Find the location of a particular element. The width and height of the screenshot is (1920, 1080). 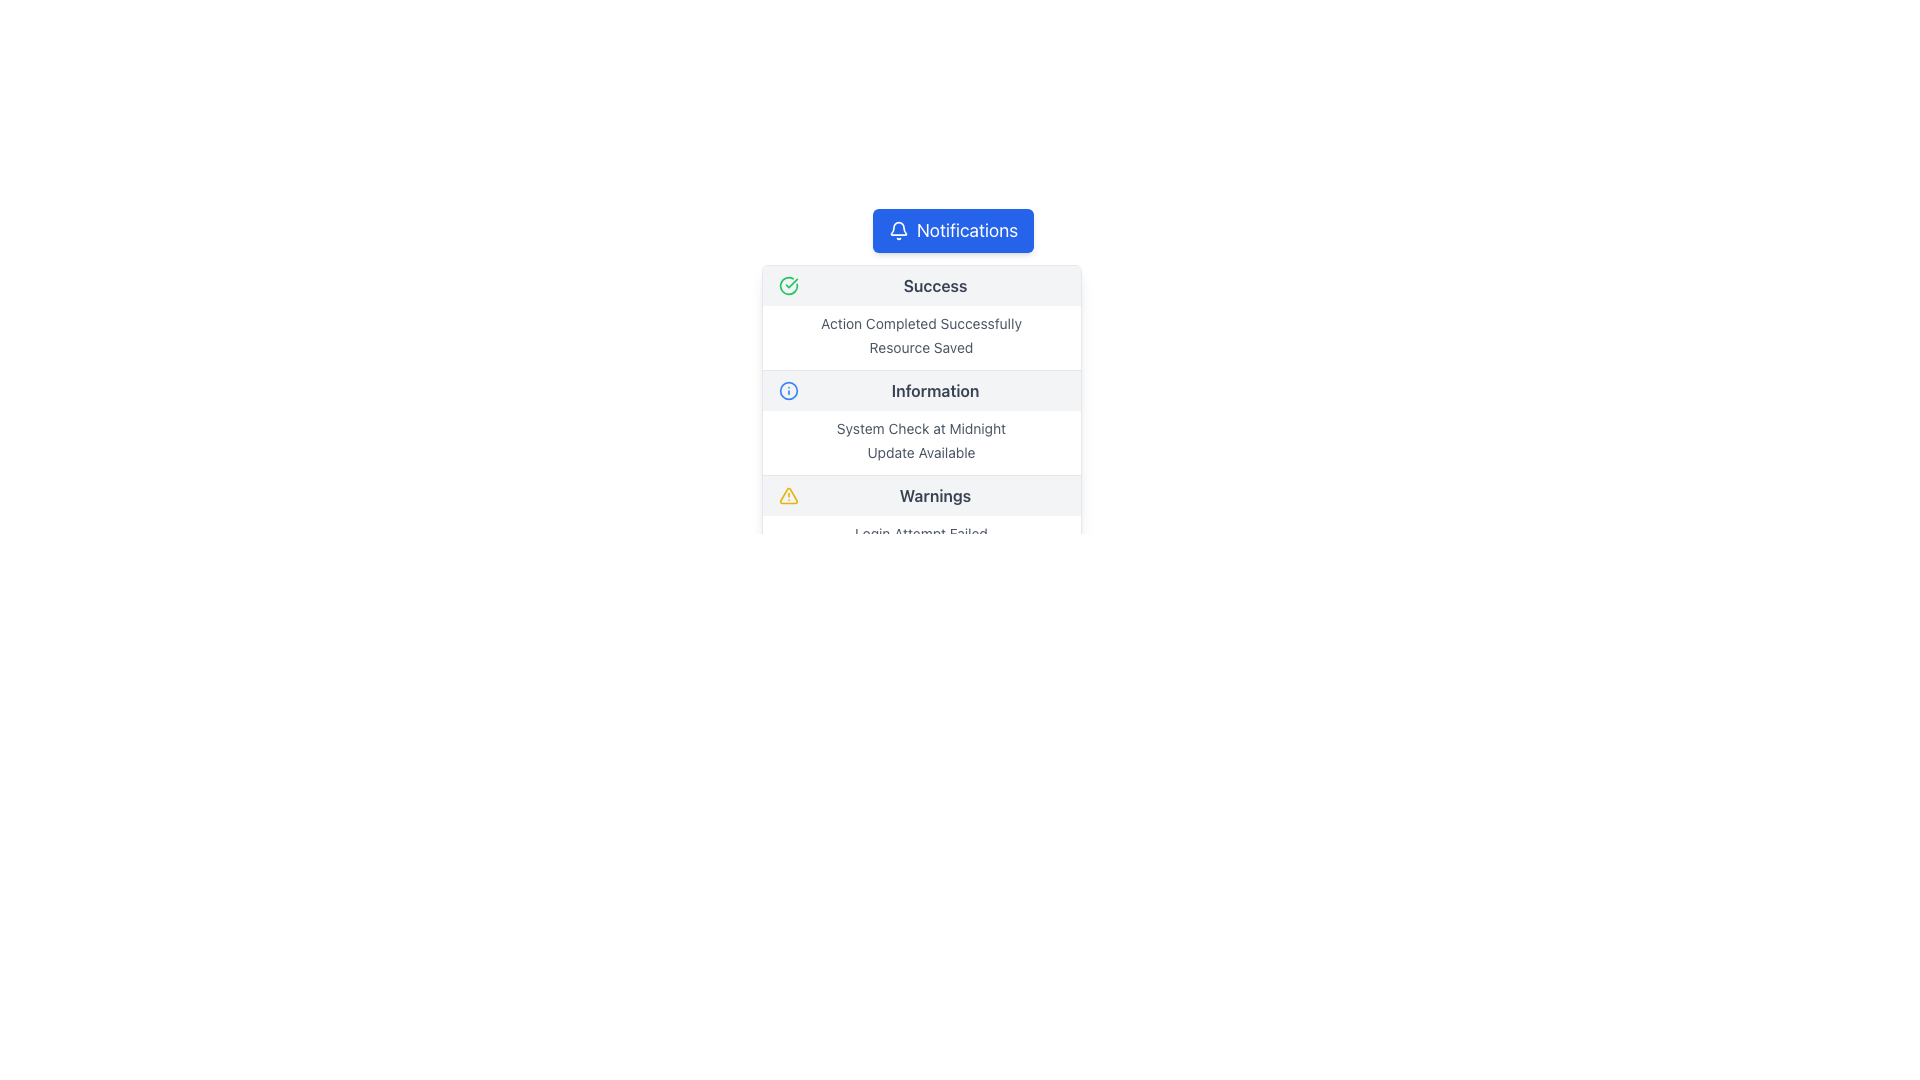

text label displaying 'Resource Saved', which is part of the notification panel under the 'Success' category is located at coordinates (920, 346).